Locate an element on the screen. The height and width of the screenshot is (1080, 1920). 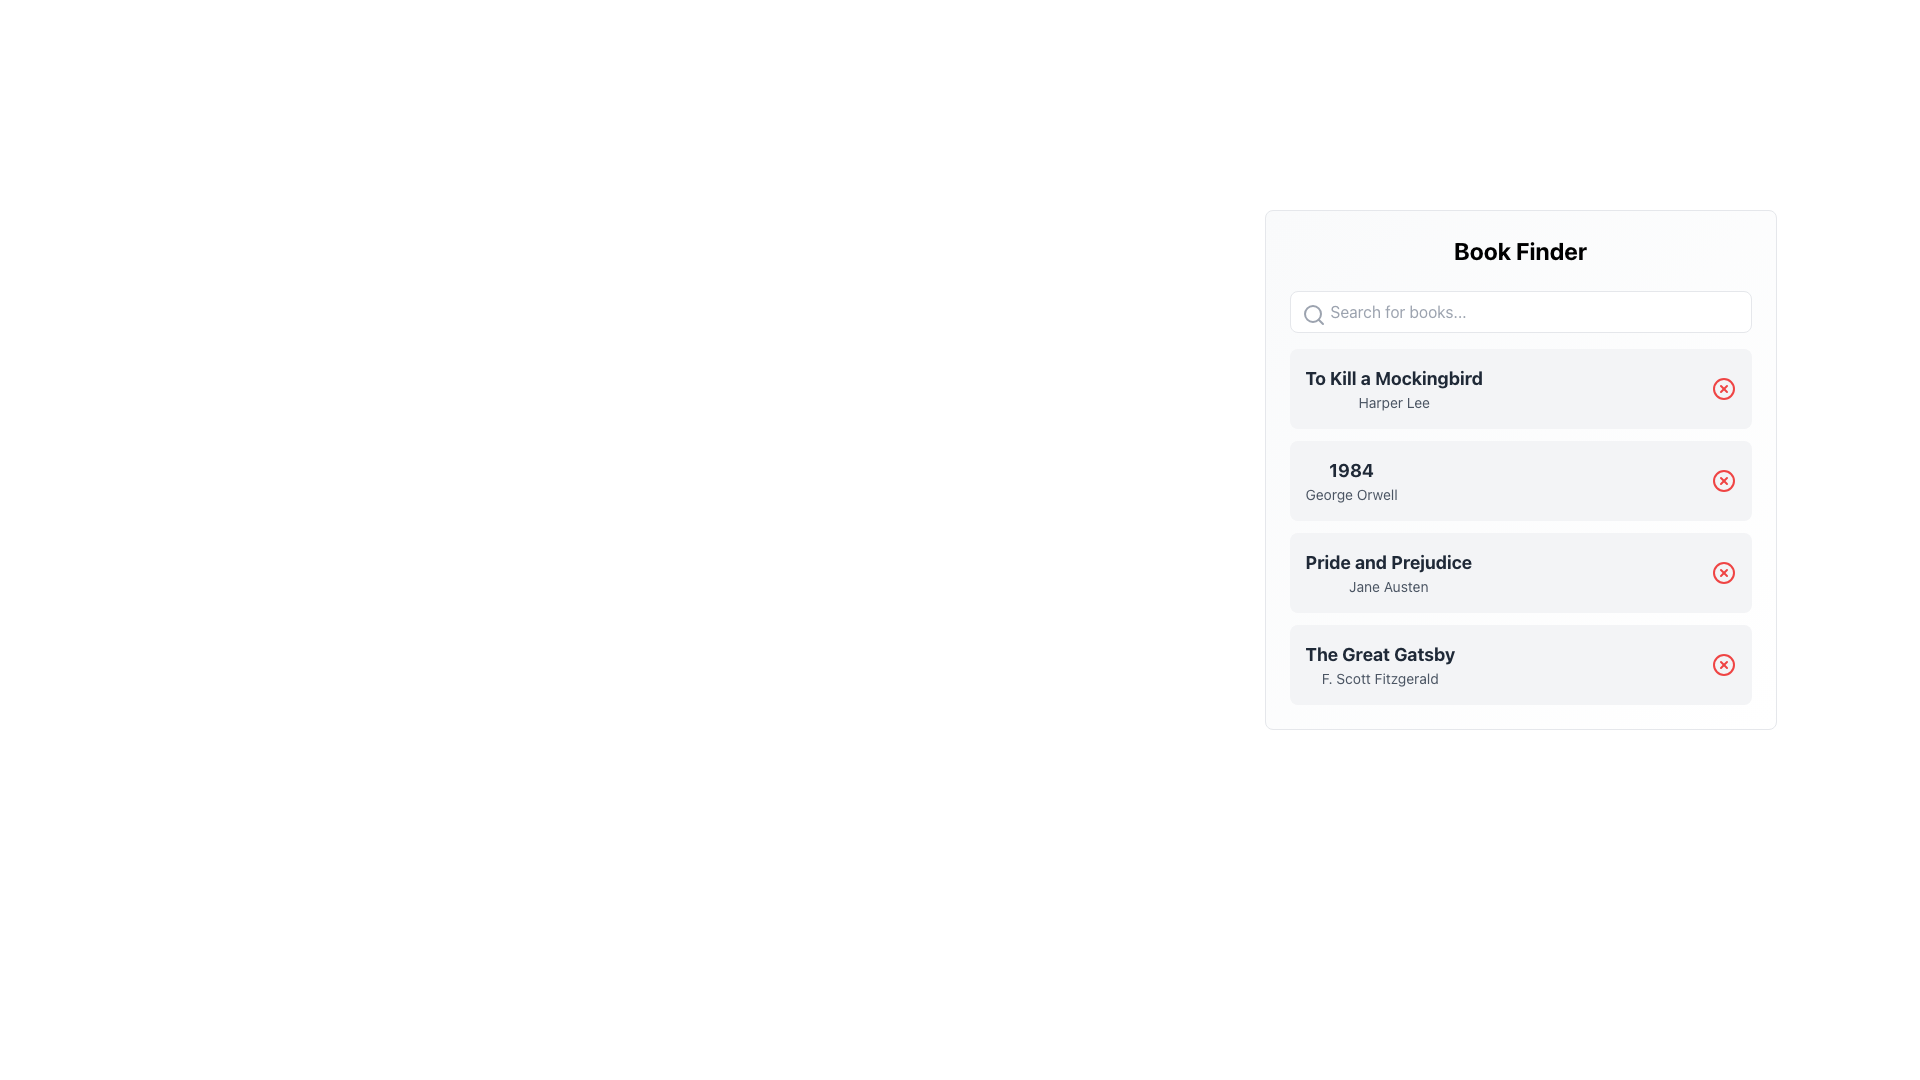
to select the book titled '1984' in the Book Finder application, which is represented as a card-like list item located in the second position of the list is located at coordinates (1520, 470).